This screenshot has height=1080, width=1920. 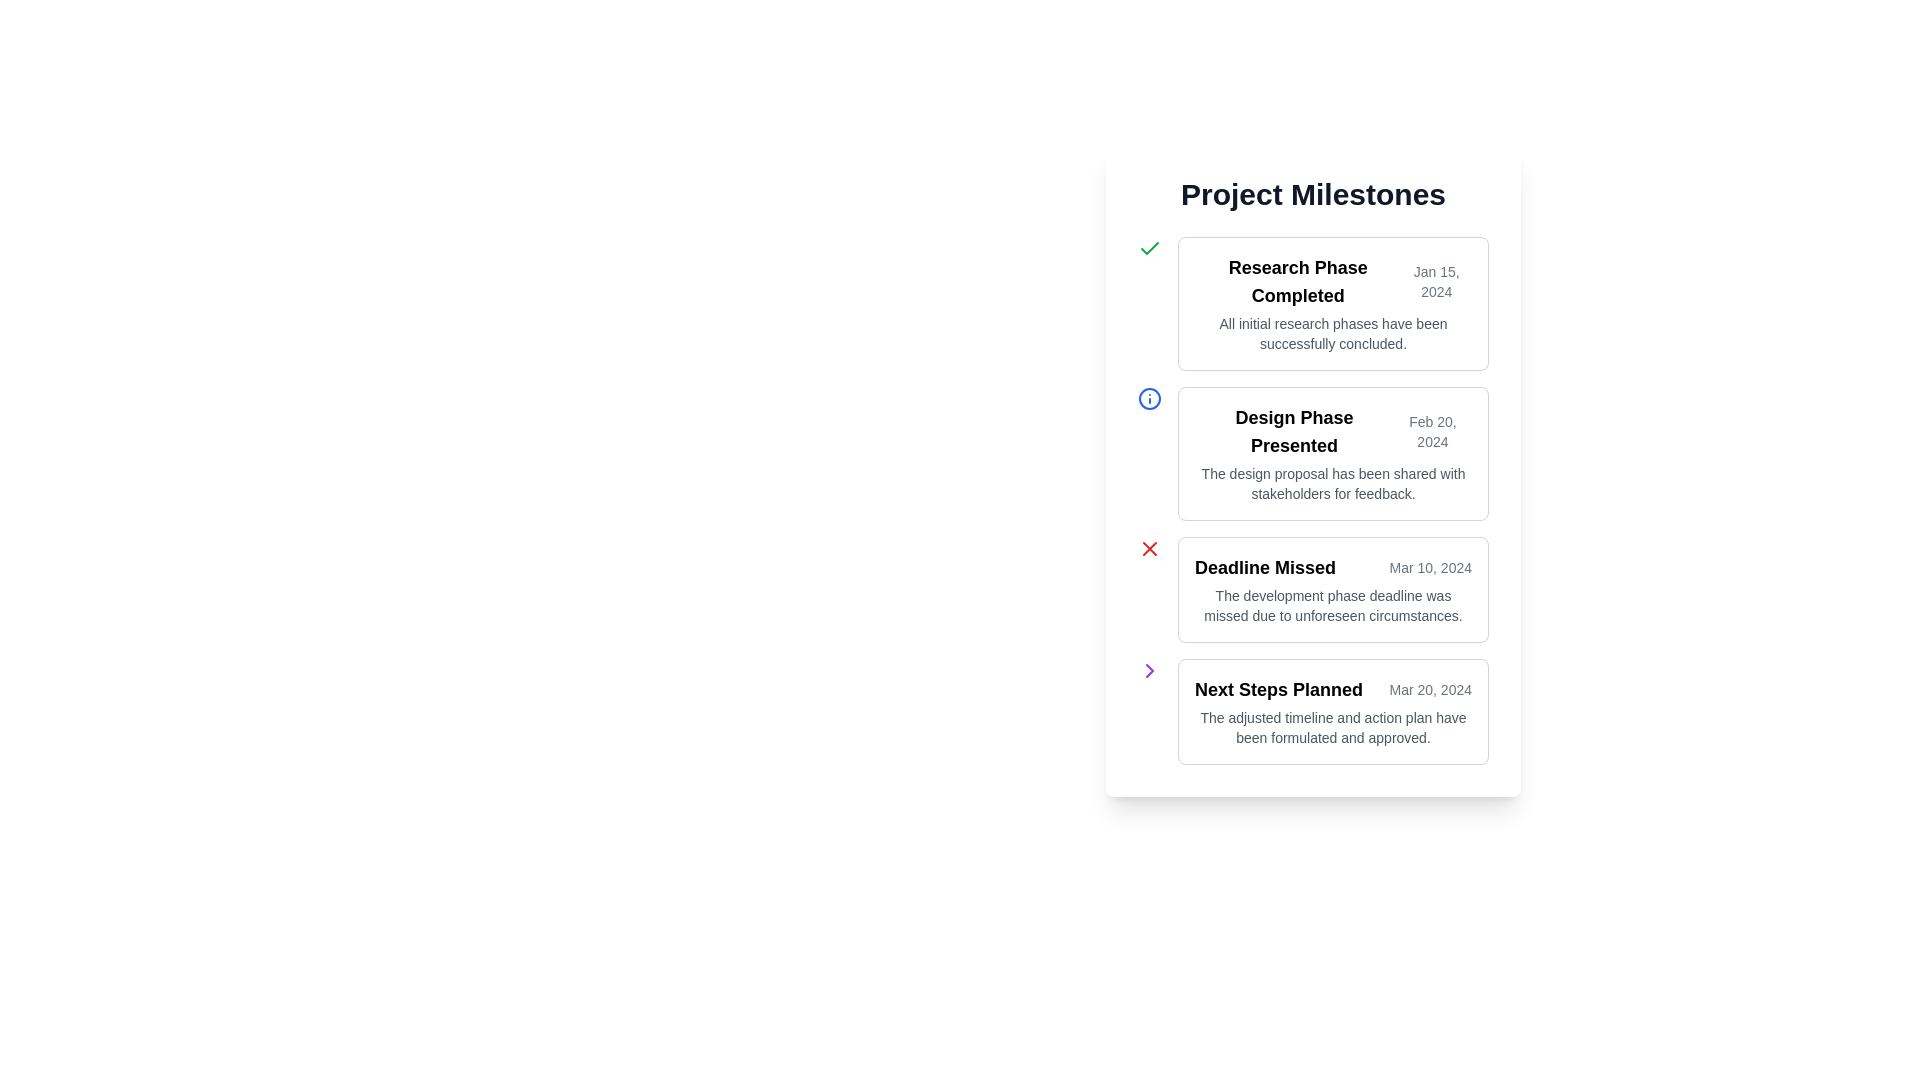 What do you see at coordinates (1333, 589) in the screenshot?
I see `the informational card indicating a missed deadline for the development phase, which is positioned third in a vertical stack of cards` at bounding box center [1333, 589].